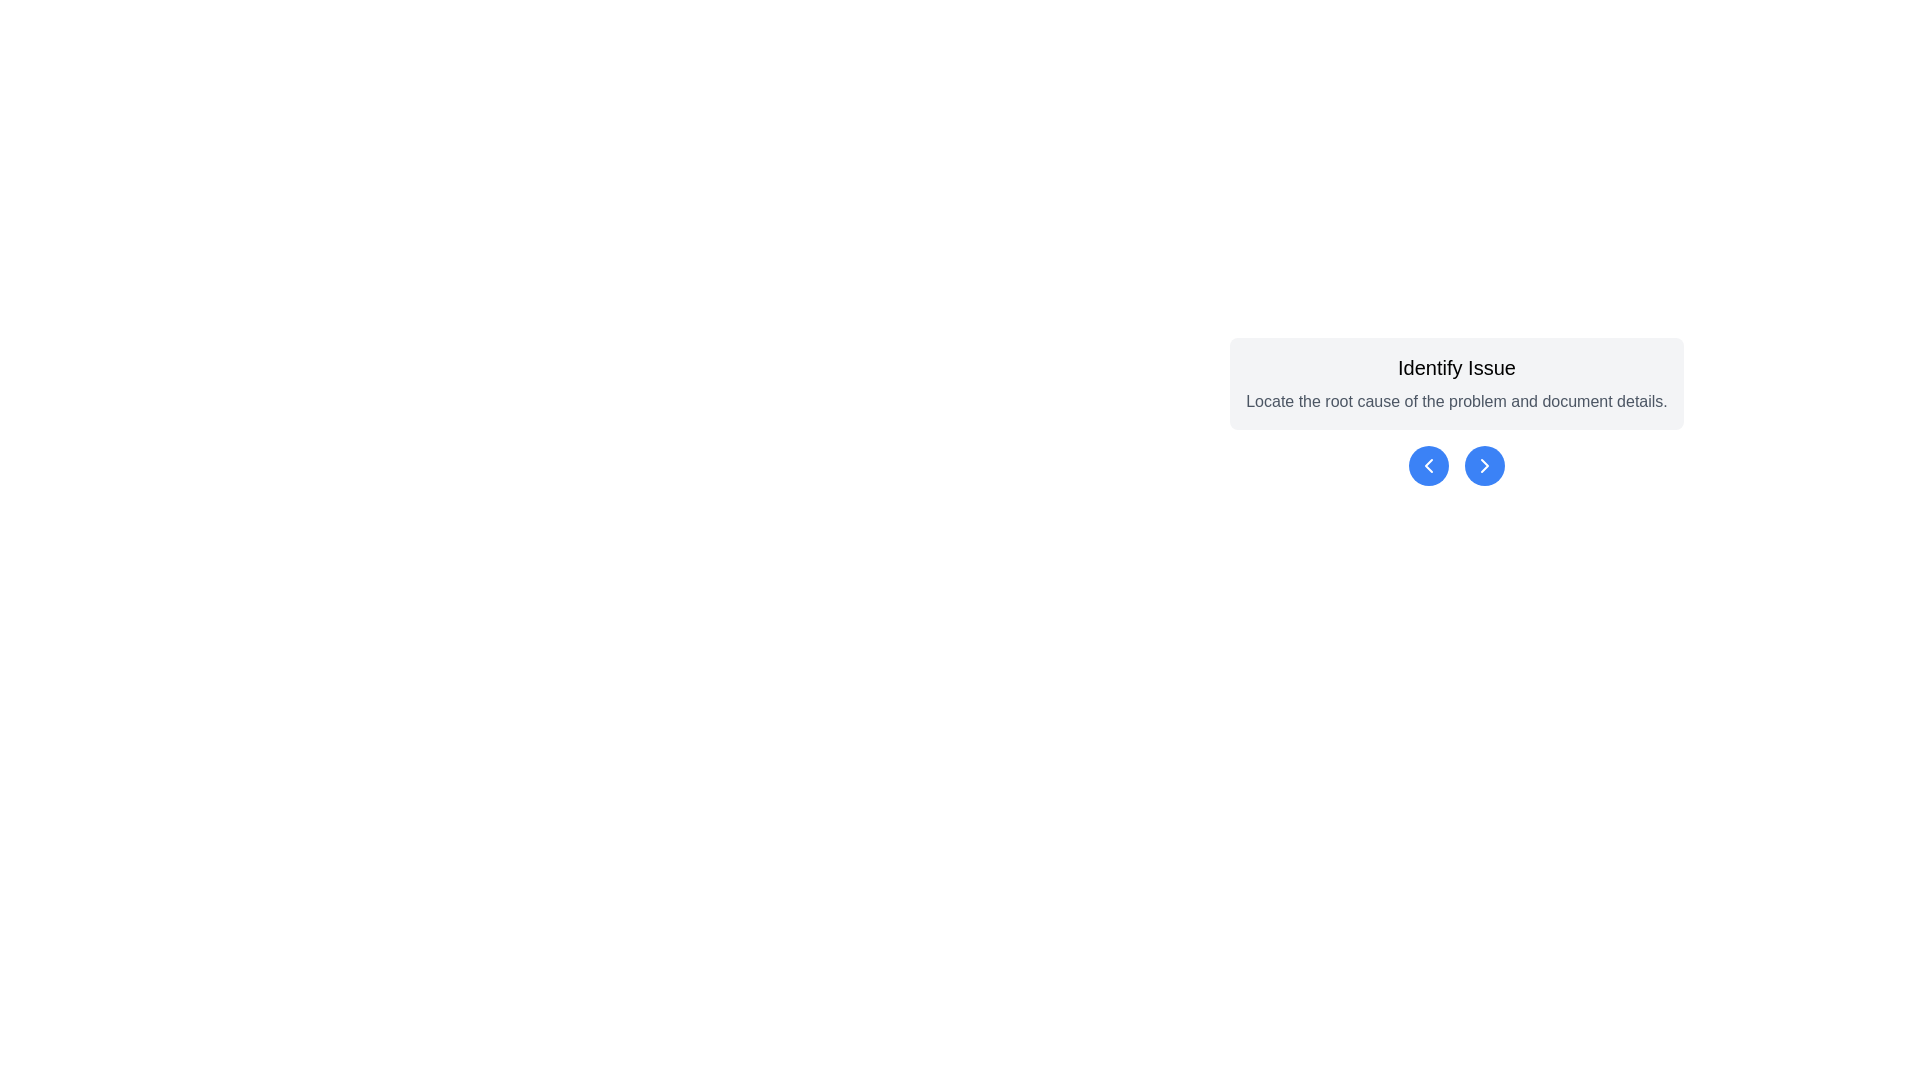 Image resolution: width=1920 pixels, height=1080 pixels. What do you see at coordinates (1484, 466) in the screenshot?
I see `the chevron icon located within the rightmost navigation button below the text 'Identify Issue'` at bounding box center [1484, 466].